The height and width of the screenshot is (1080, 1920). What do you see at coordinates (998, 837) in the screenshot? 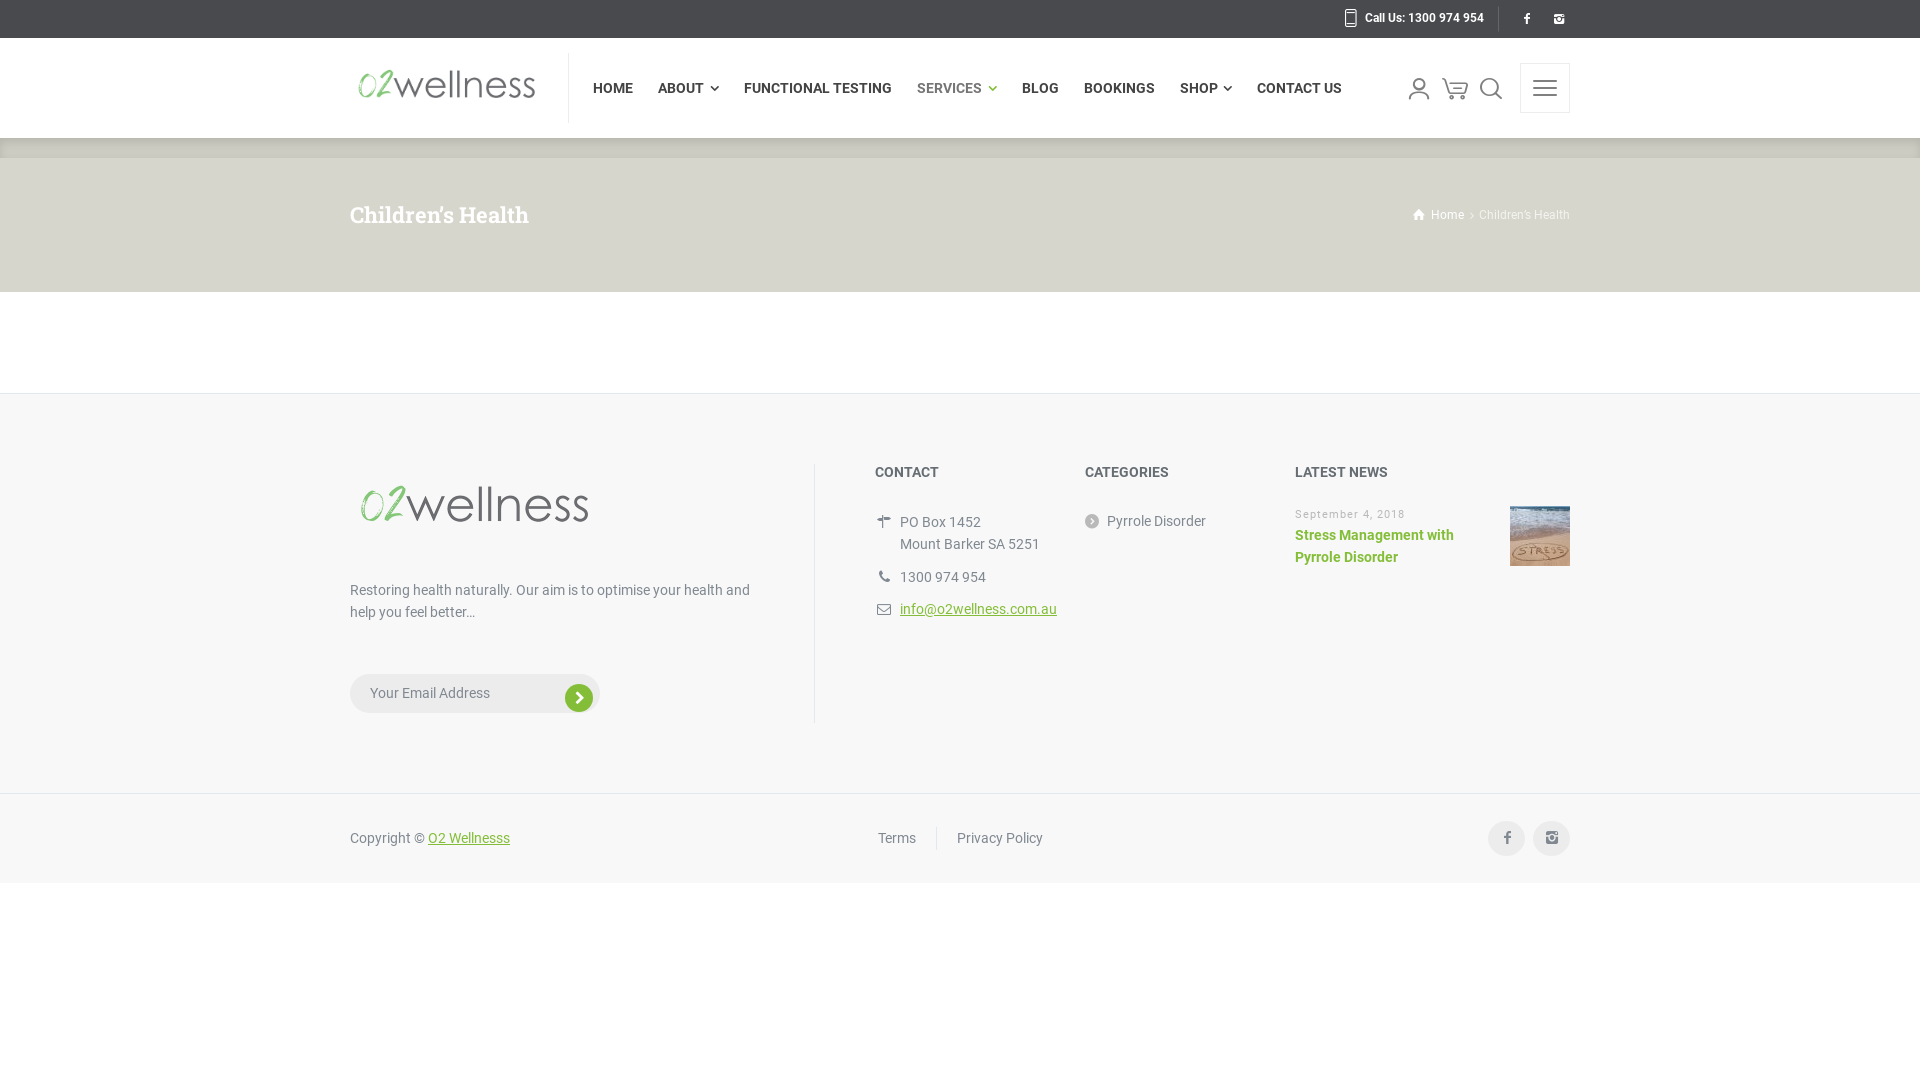
I see `'Privacy Policy'` at bounding box center [998, 837].